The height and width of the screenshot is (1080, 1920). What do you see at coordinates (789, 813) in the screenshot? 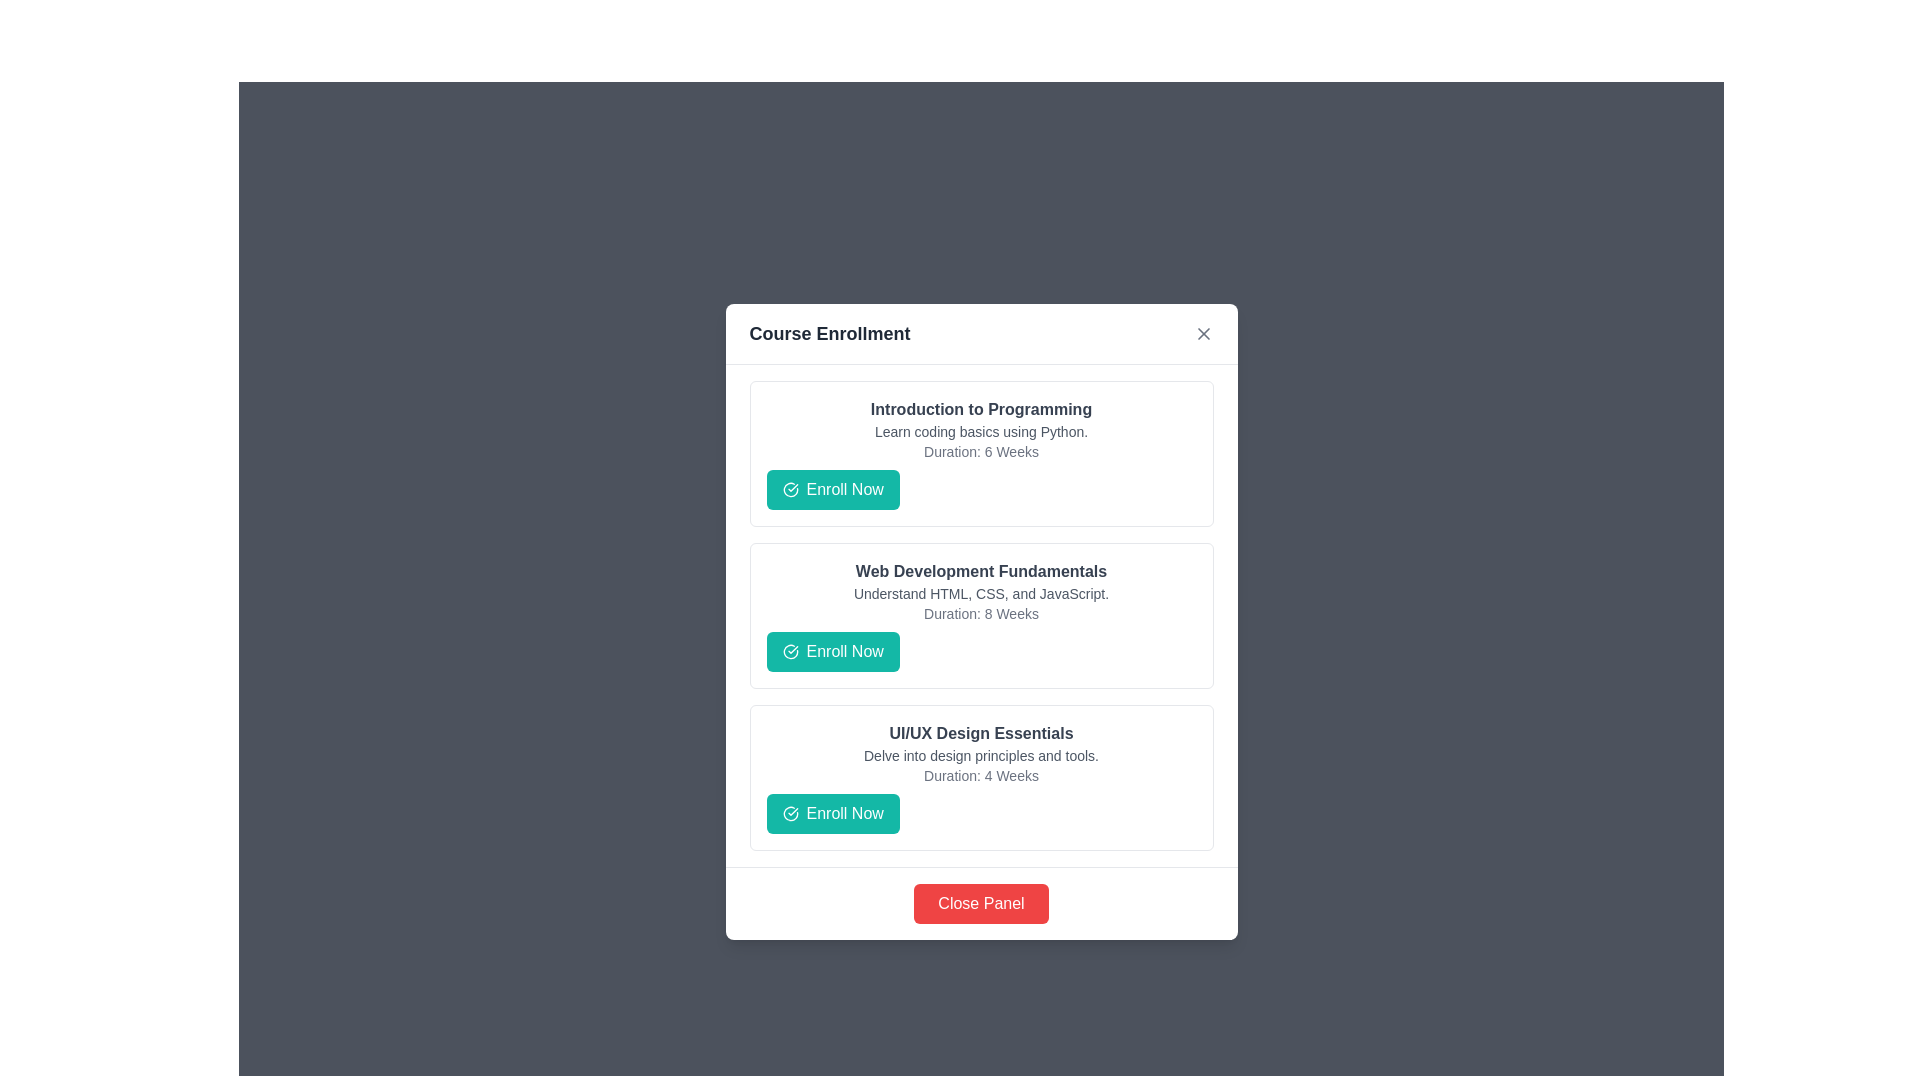
I see `the circular icon with a checkmark inside it, which represents completion, located to the left of the 'Enroll Now' label for the 'UI/UX Design Essentials' course` at bounding box center [789, 813].